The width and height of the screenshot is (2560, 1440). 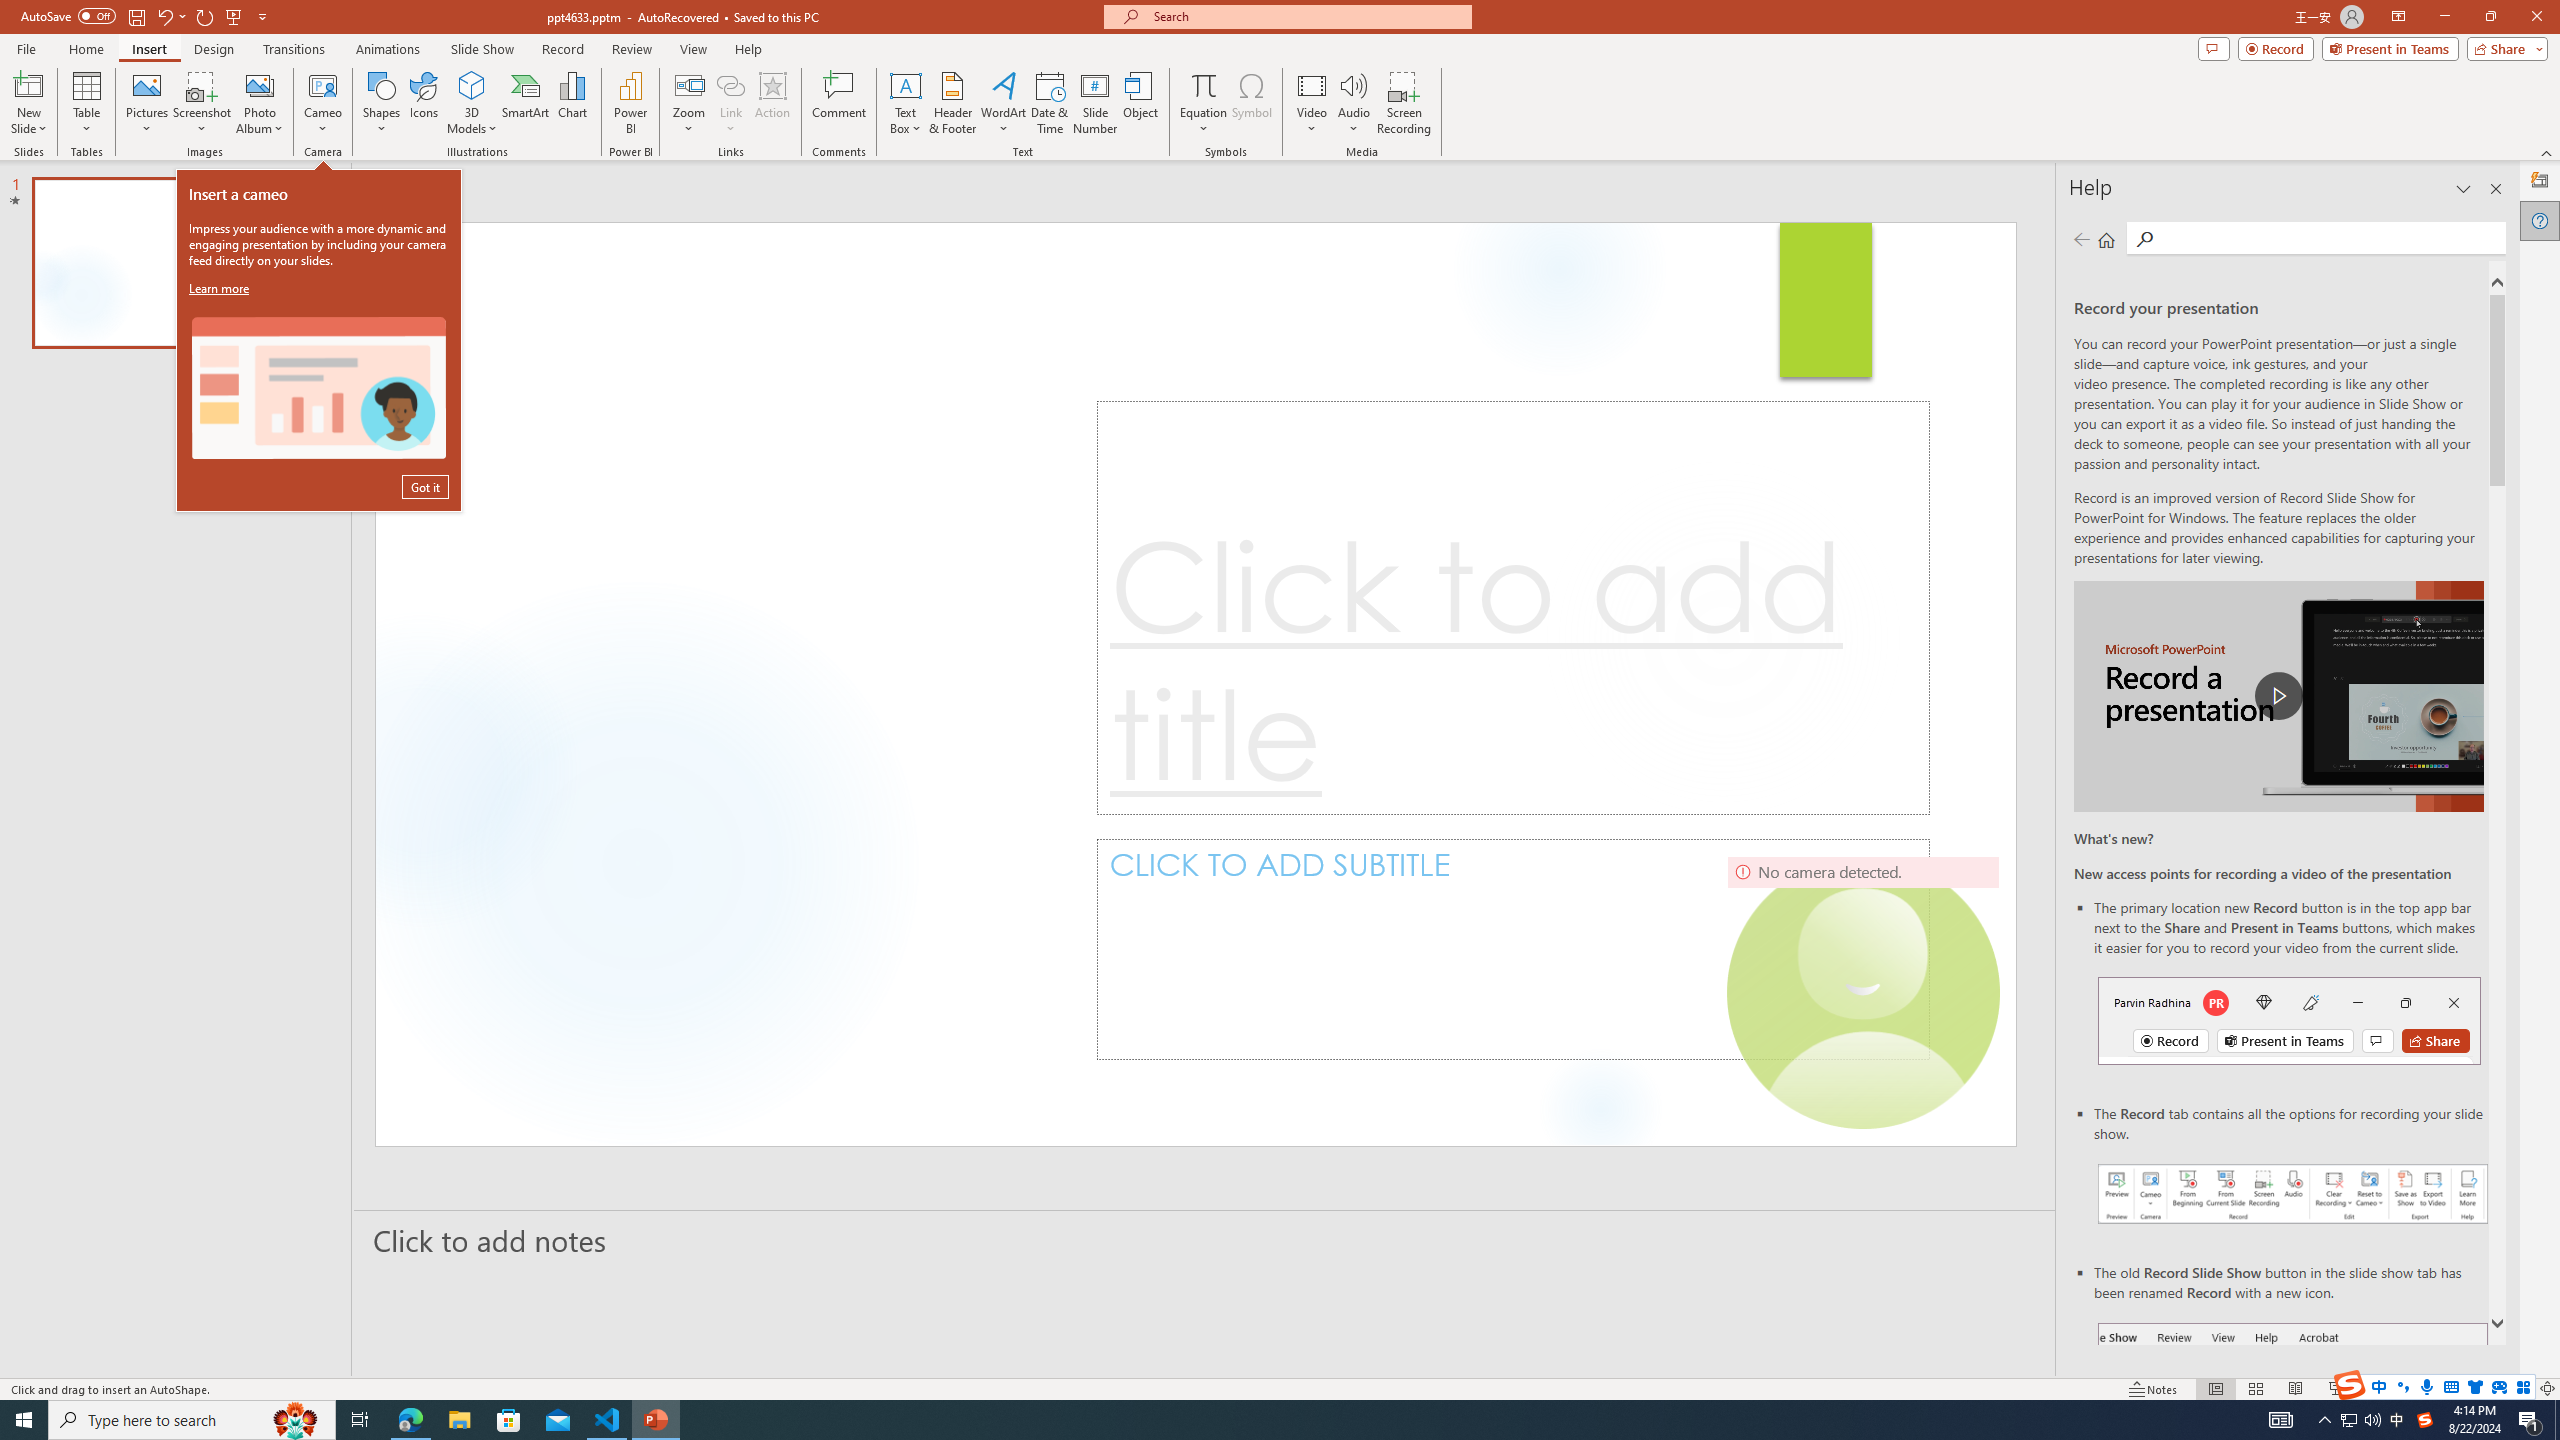 What do you see at coordinates (258, 103) in the screenshot?
I see `'Photo Album...'` at bounding box center [258, 103].